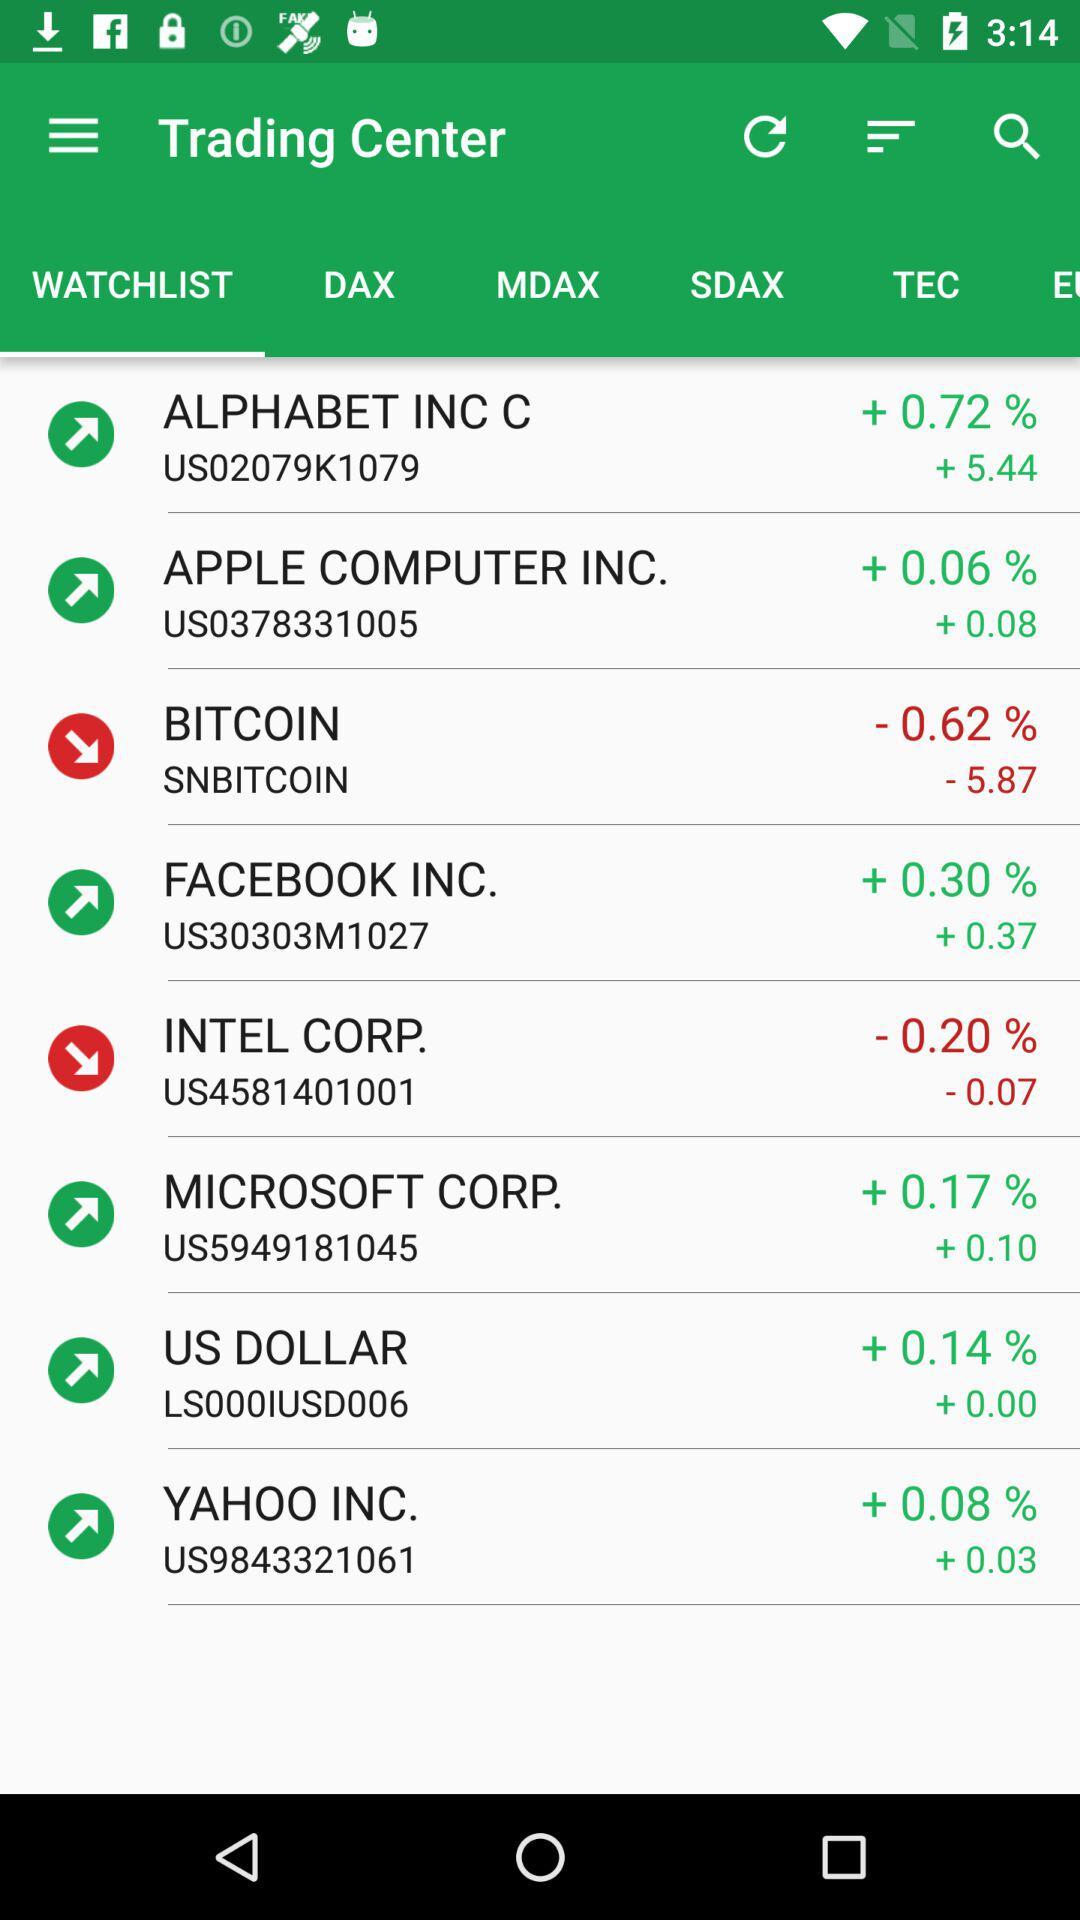 The width and height of the screenshot is (1080, 1920). Describe the element at coordinates (764, 135) in the screenshot. I see `item above the sdax` at that location.